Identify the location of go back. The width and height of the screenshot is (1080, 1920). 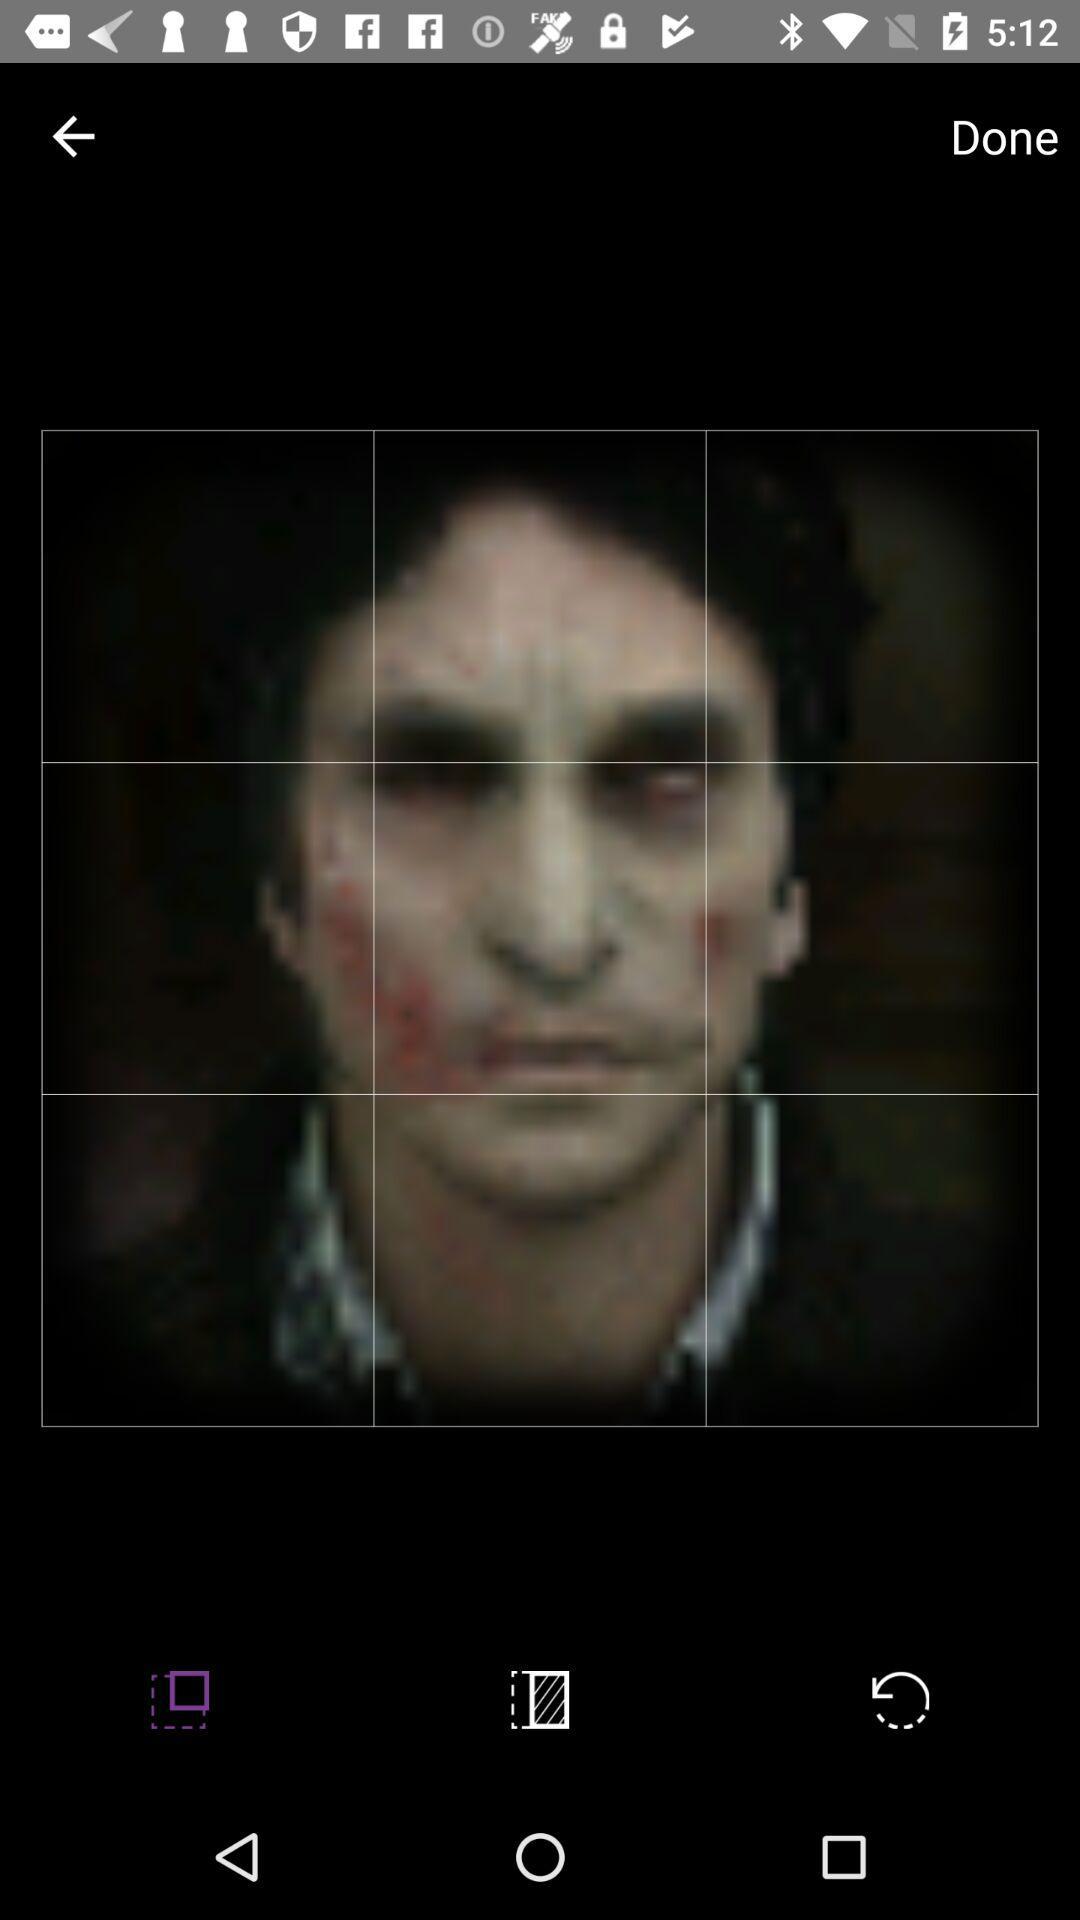
(72, 135).